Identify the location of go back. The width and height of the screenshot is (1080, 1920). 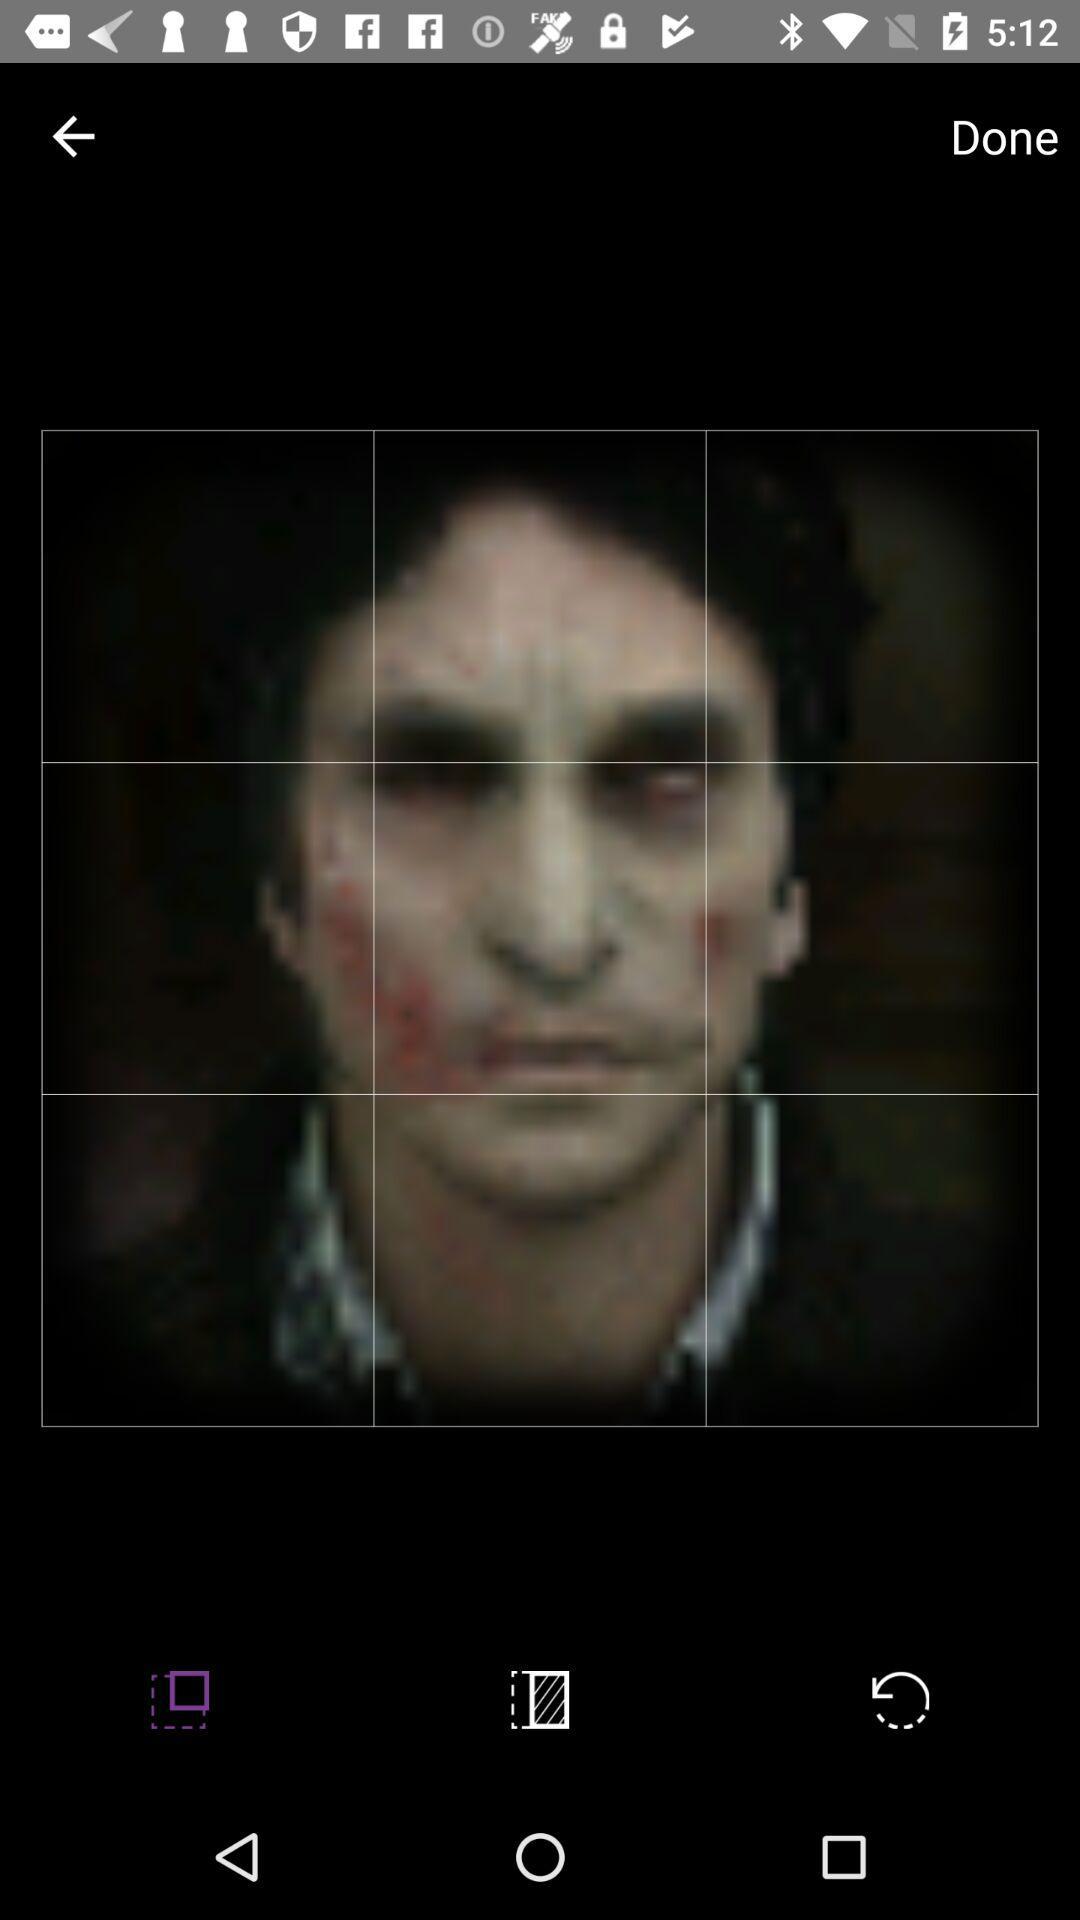
(72, 135).